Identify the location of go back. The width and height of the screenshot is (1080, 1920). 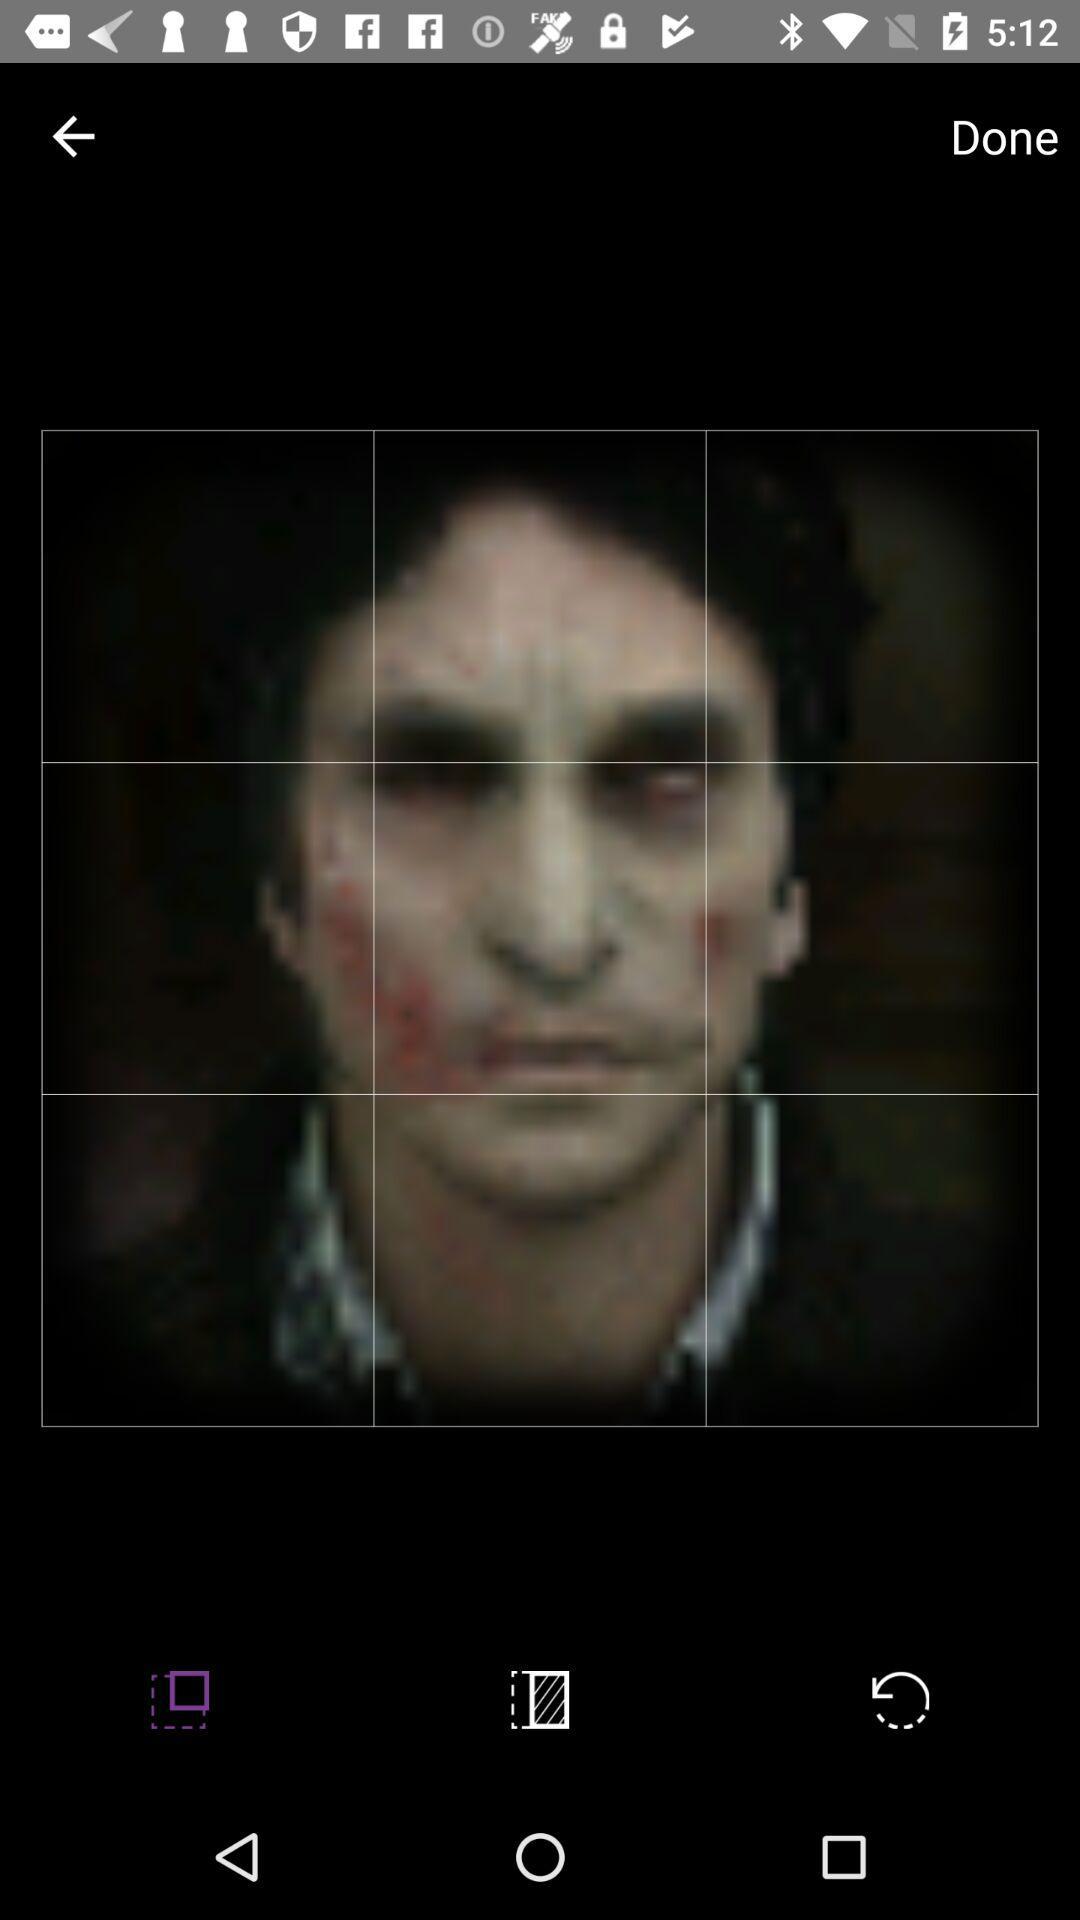
(72, 135).